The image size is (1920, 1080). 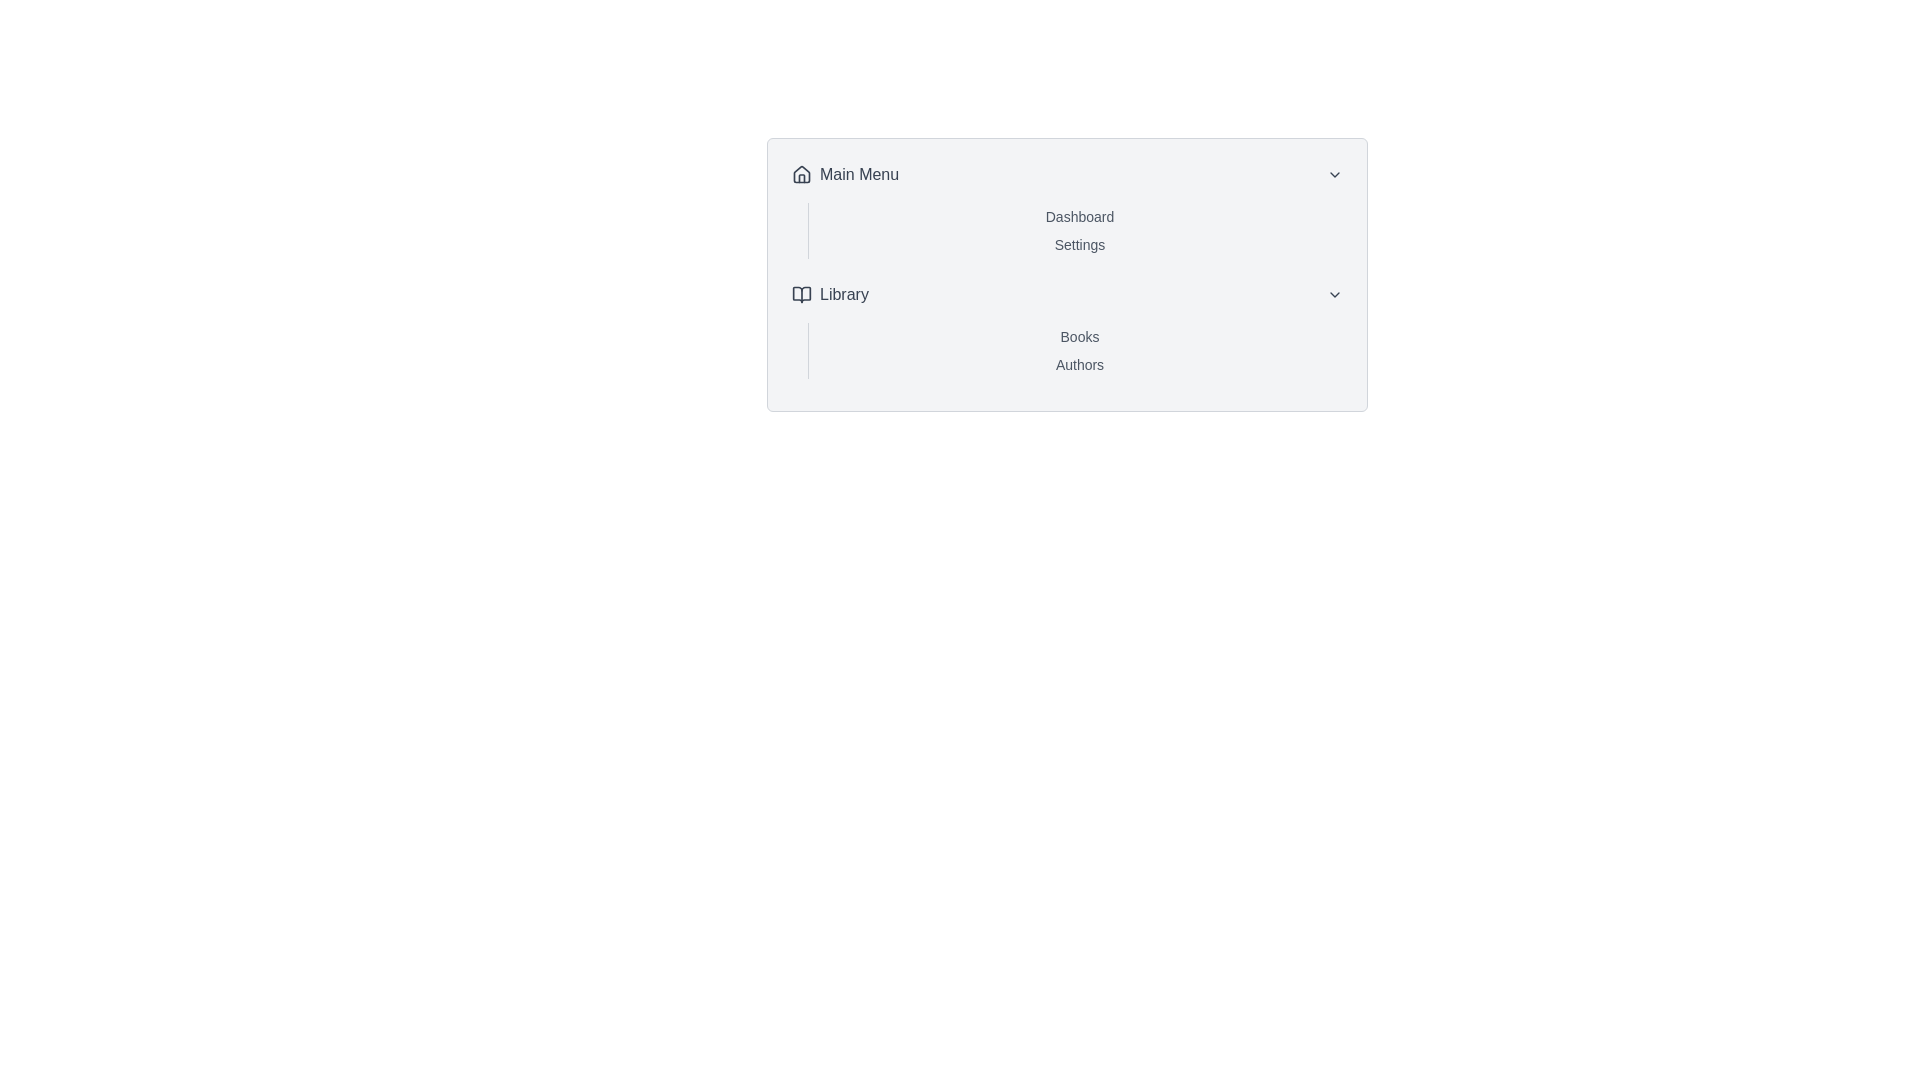 I want to click on the text-based navigation link group located below the 'Main Menu' section, so click(x=1078, y=230).